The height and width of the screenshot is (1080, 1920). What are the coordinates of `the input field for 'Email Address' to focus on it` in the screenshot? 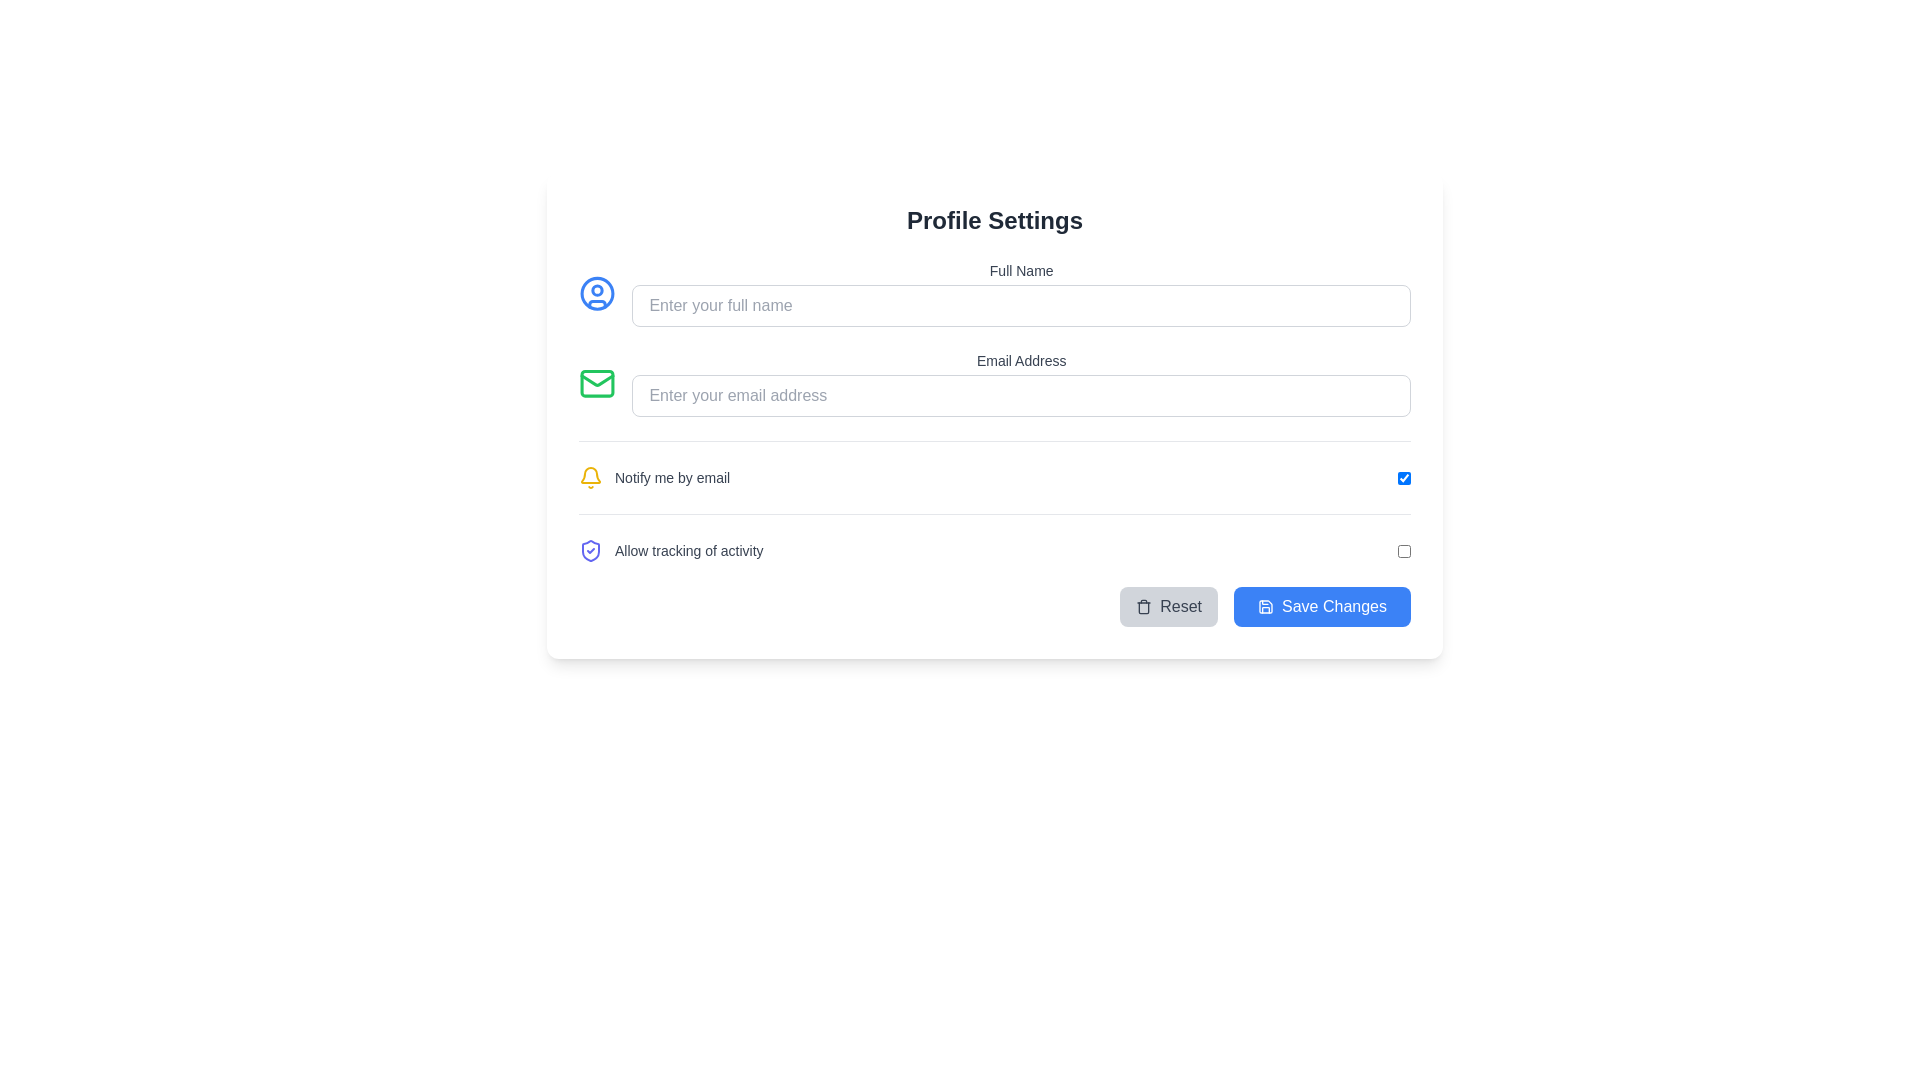 It's located at (1021, 384).